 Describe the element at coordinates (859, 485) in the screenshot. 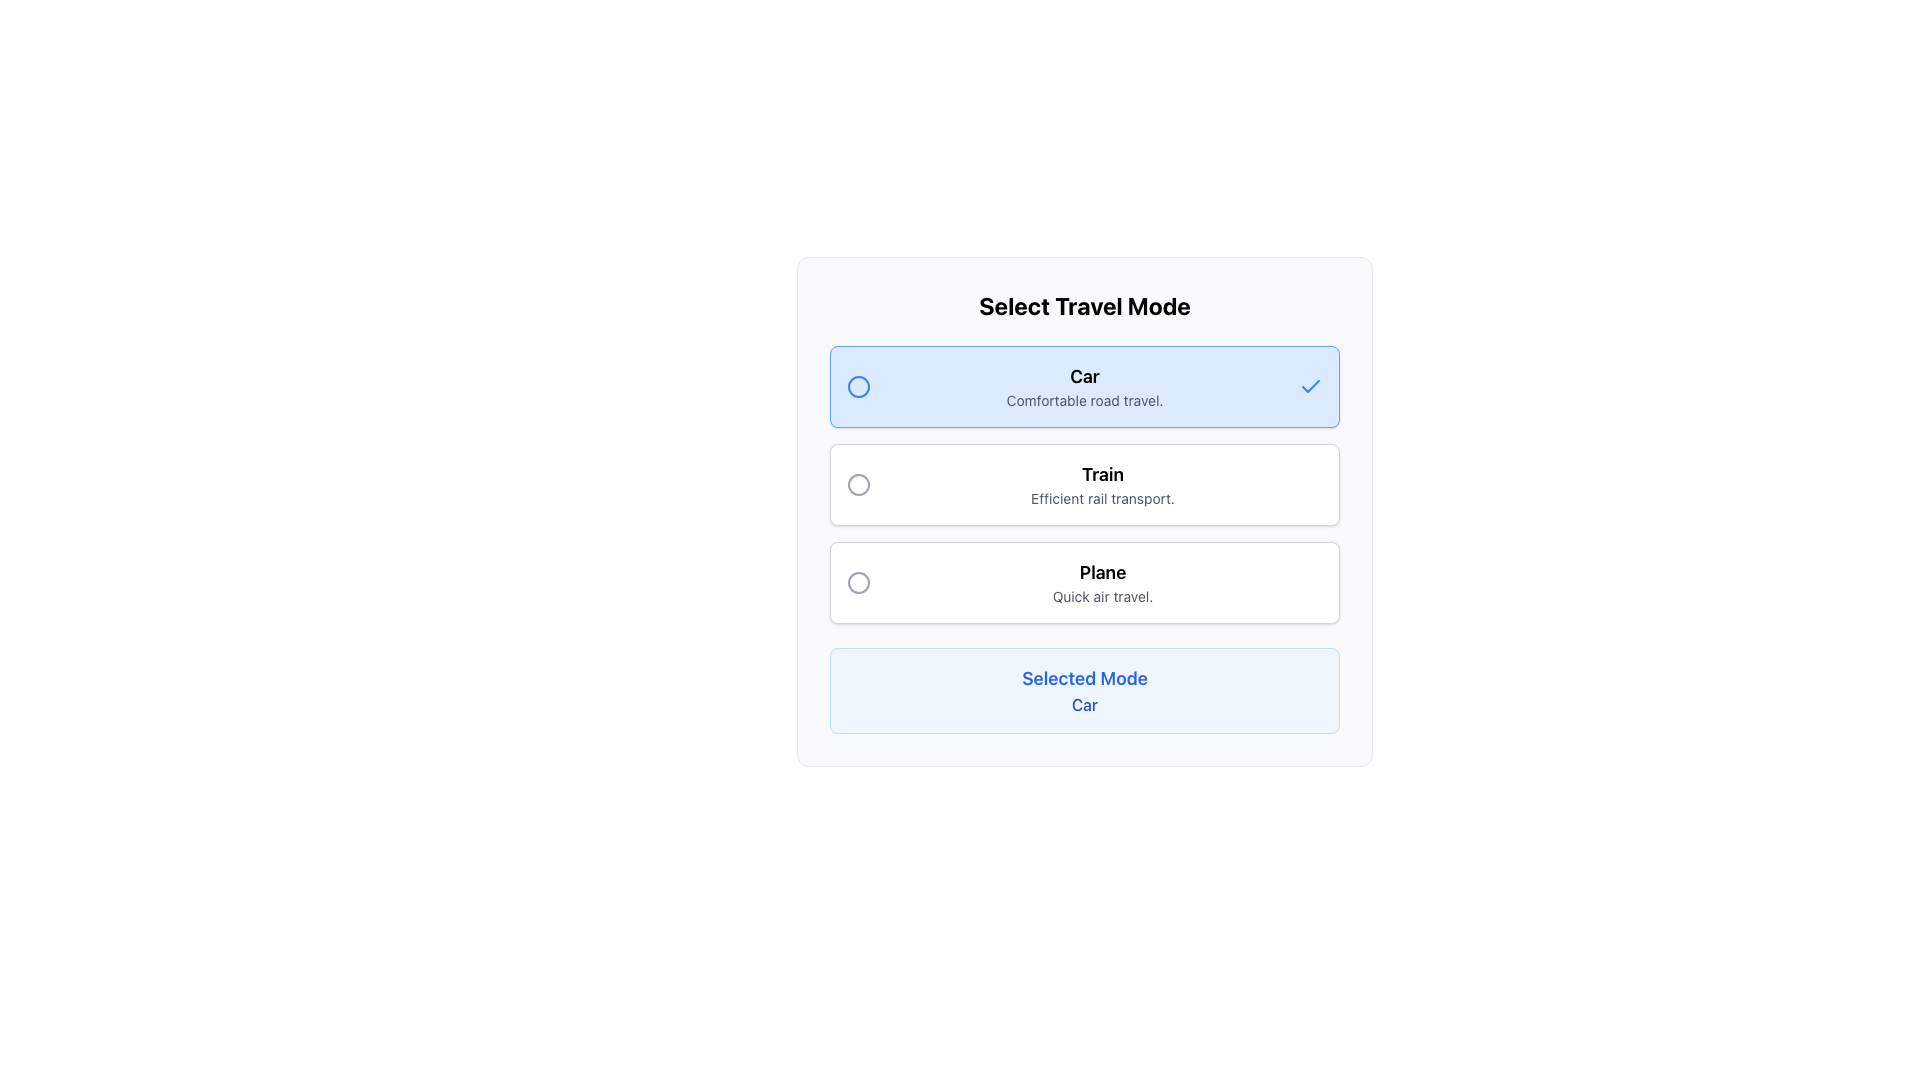

I see `the inner circle of the 'Train' option radio button` at that location.